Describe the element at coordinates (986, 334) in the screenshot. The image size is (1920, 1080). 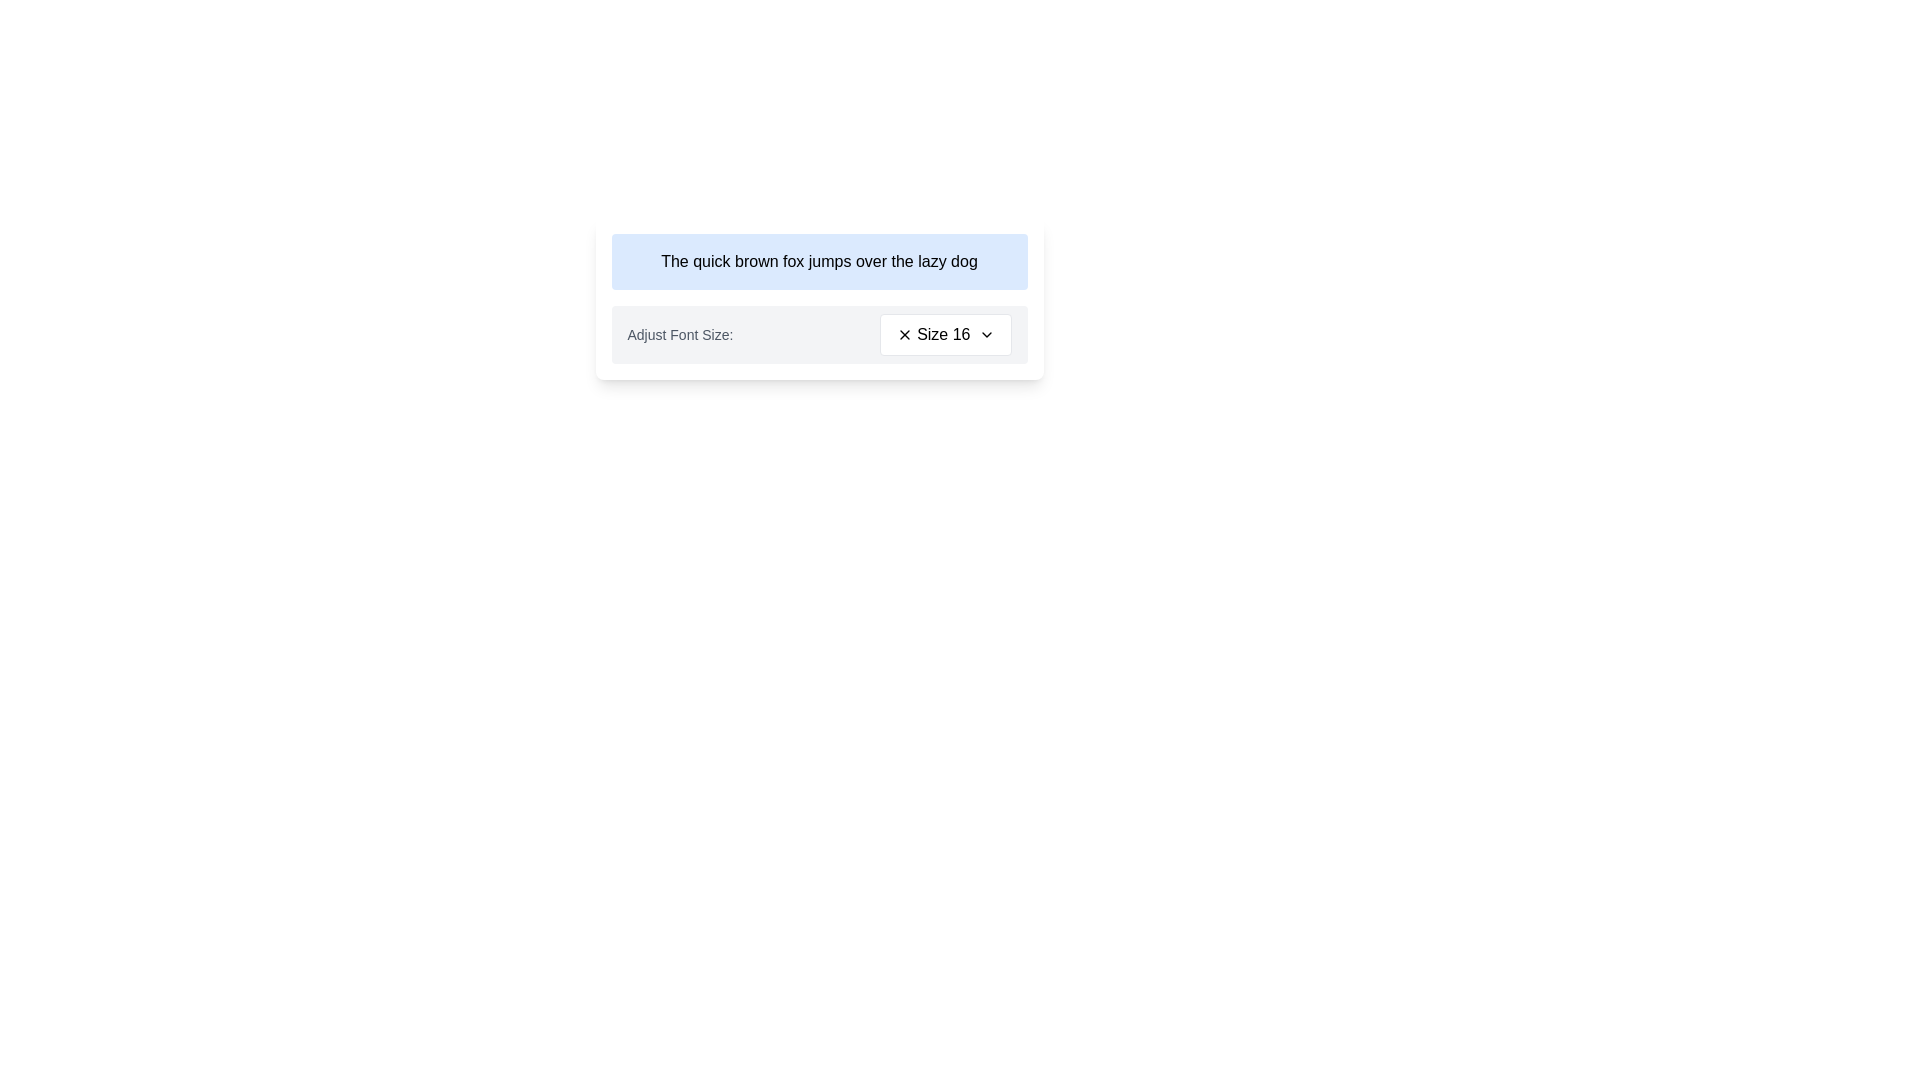
I see `the downward-pointing chevron icon next to the 'Size 16' text` at that location.